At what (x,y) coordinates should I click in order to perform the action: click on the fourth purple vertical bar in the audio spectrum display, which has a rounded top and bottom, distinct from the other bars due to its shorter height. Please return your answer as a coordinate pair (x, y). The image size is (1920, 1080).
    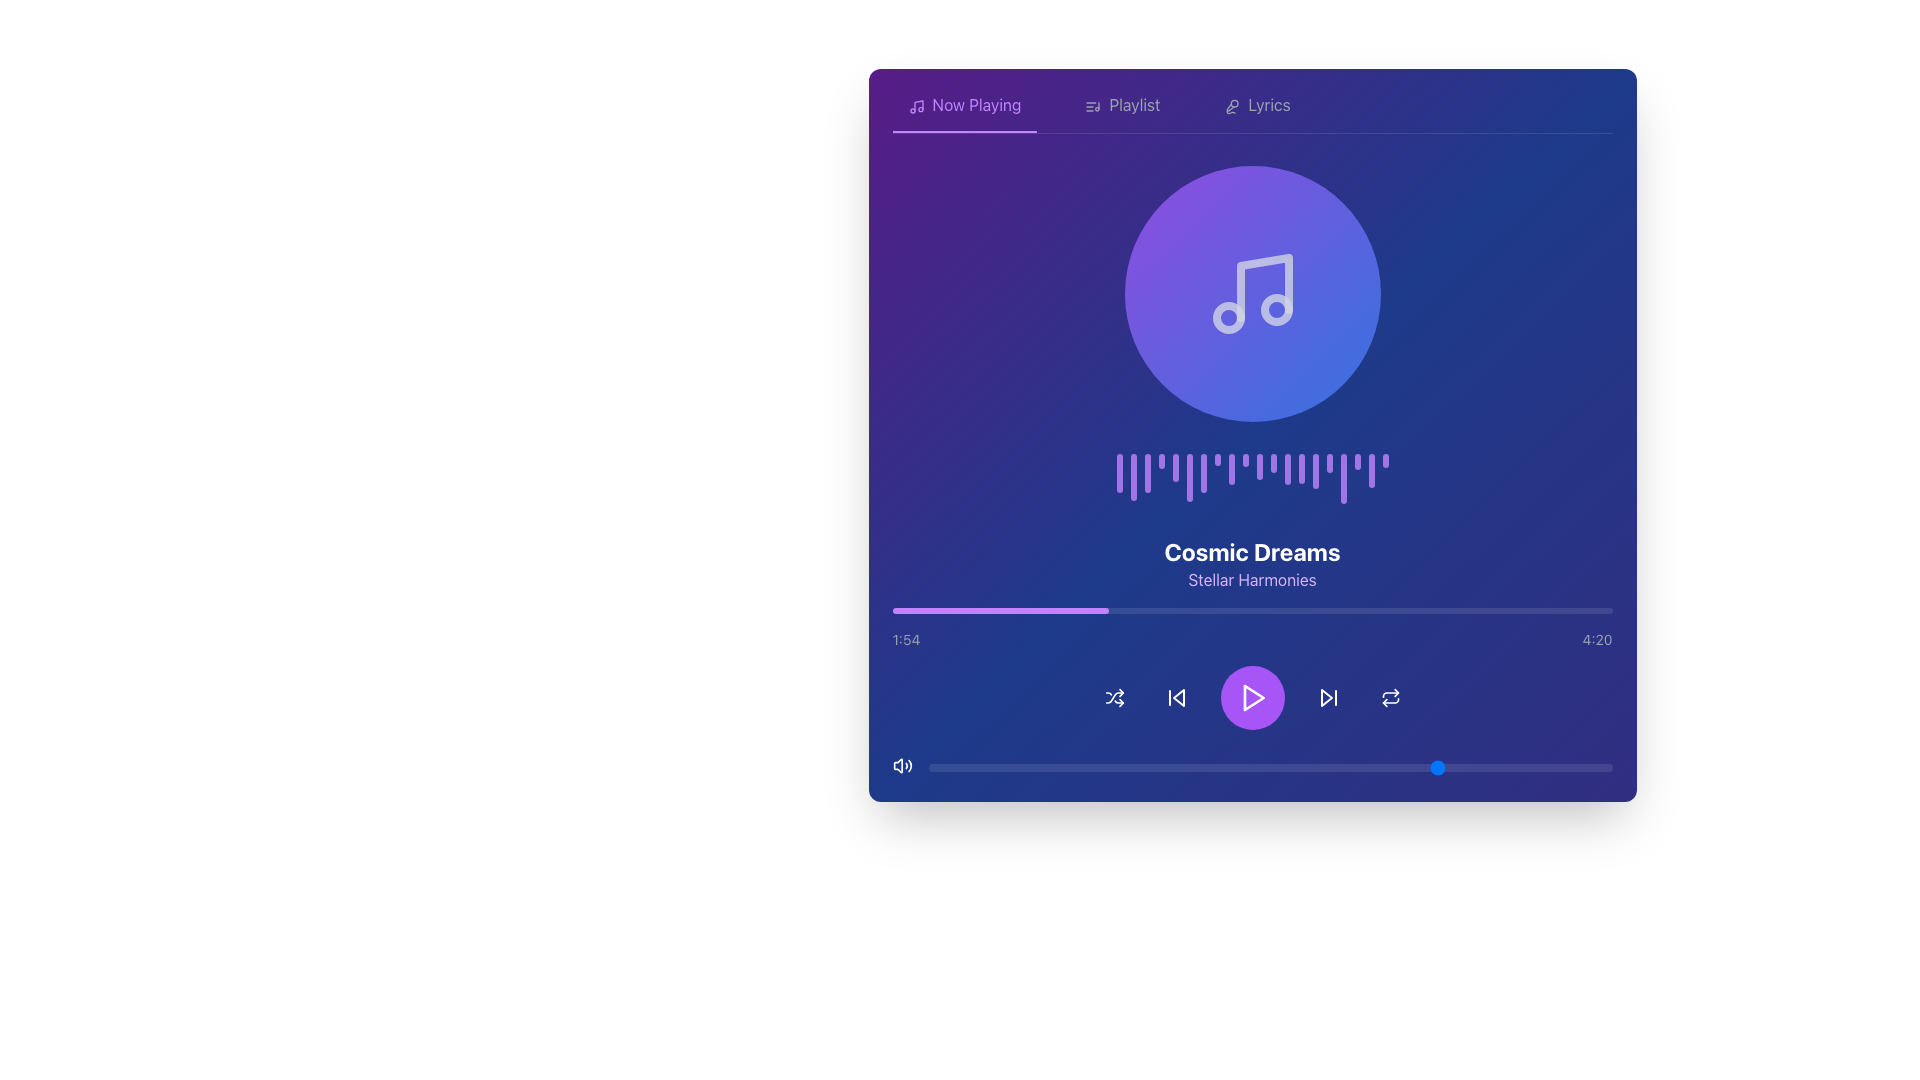
    Looking at the image, I should click on (1161, 461).